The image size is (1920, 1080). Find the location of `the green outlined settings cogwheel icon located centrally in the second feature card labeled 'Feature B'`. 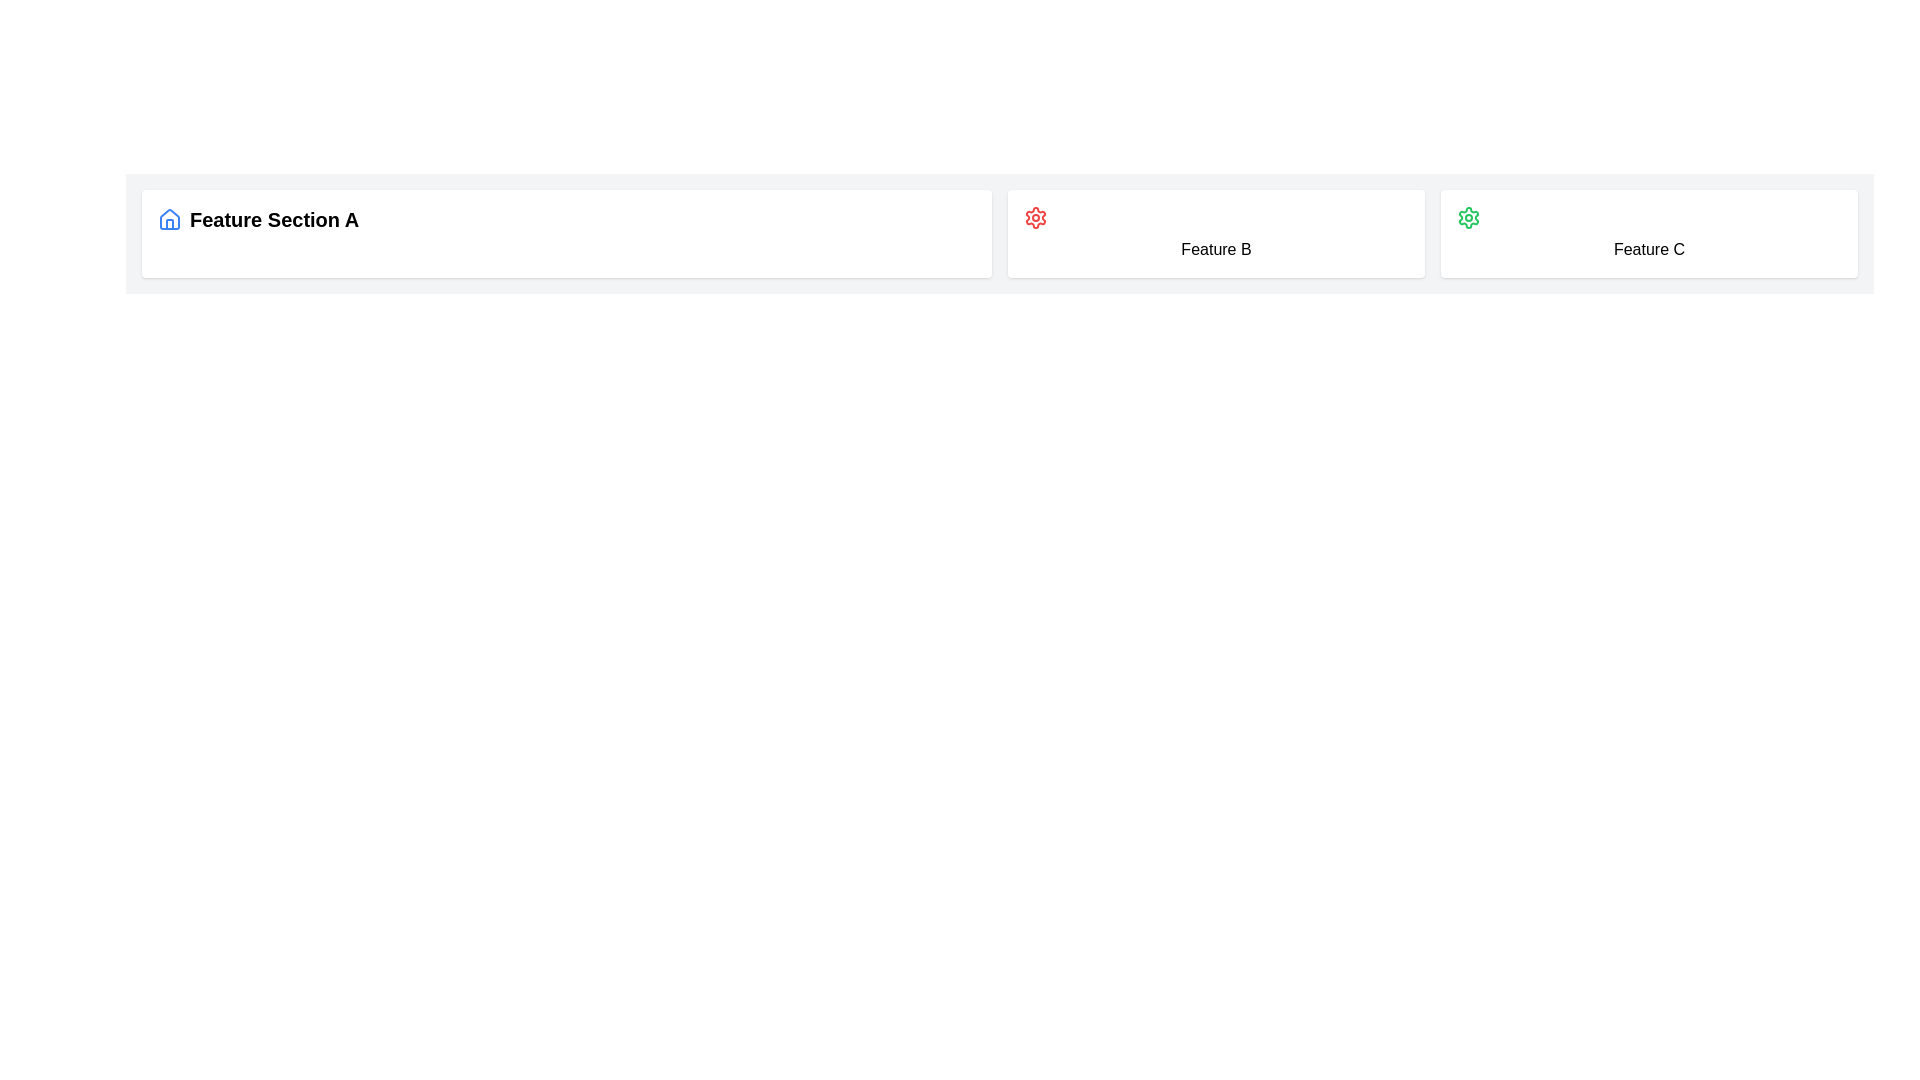

the green outlined settings cogwheel icon located centrally in the second feature card labeled 'Feature B' is located at coordinates (1468, 218).